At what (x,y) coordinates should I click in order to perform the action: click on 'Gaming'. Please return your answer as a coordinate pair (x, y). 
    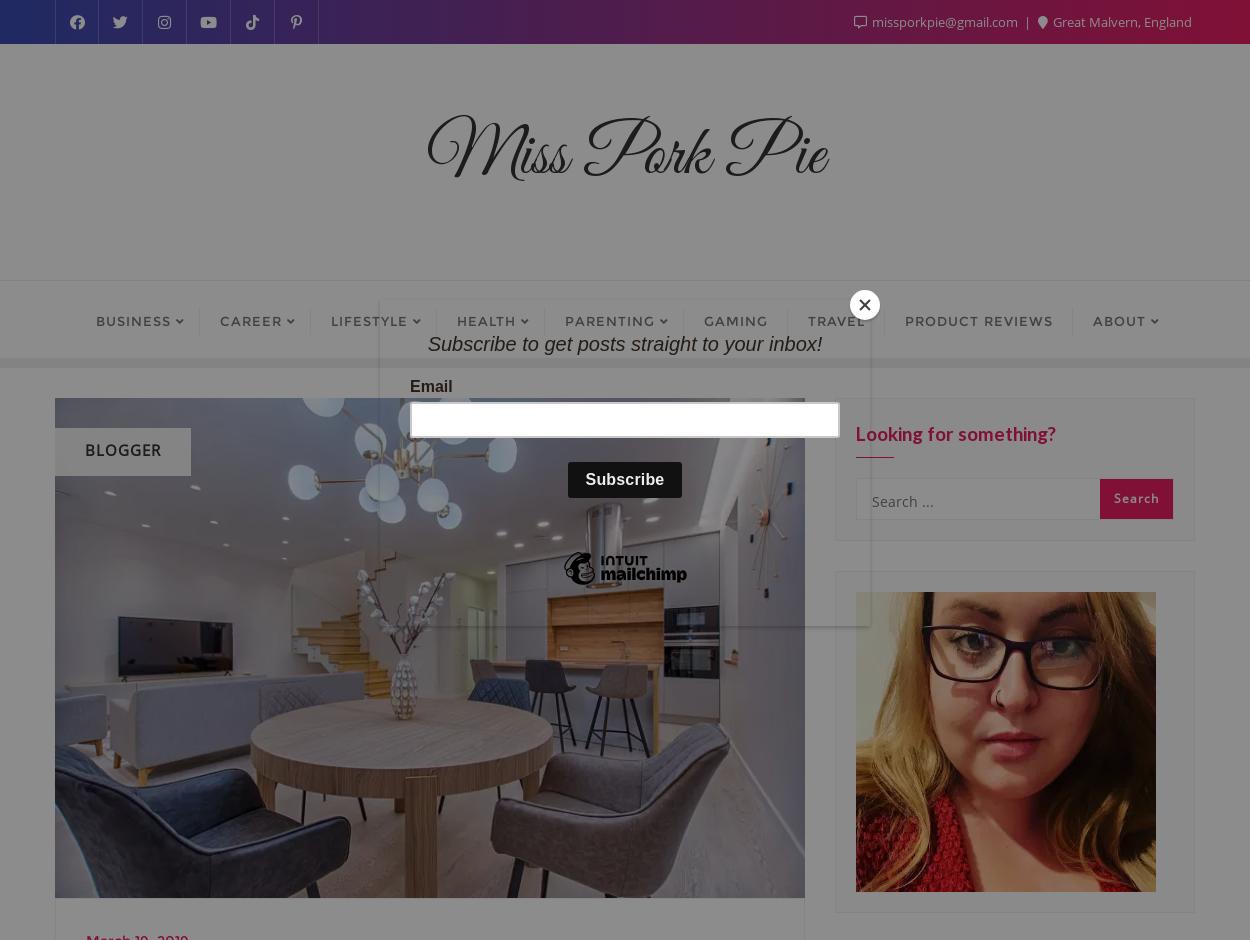
    Looking at the image, I should click on (734, 321).